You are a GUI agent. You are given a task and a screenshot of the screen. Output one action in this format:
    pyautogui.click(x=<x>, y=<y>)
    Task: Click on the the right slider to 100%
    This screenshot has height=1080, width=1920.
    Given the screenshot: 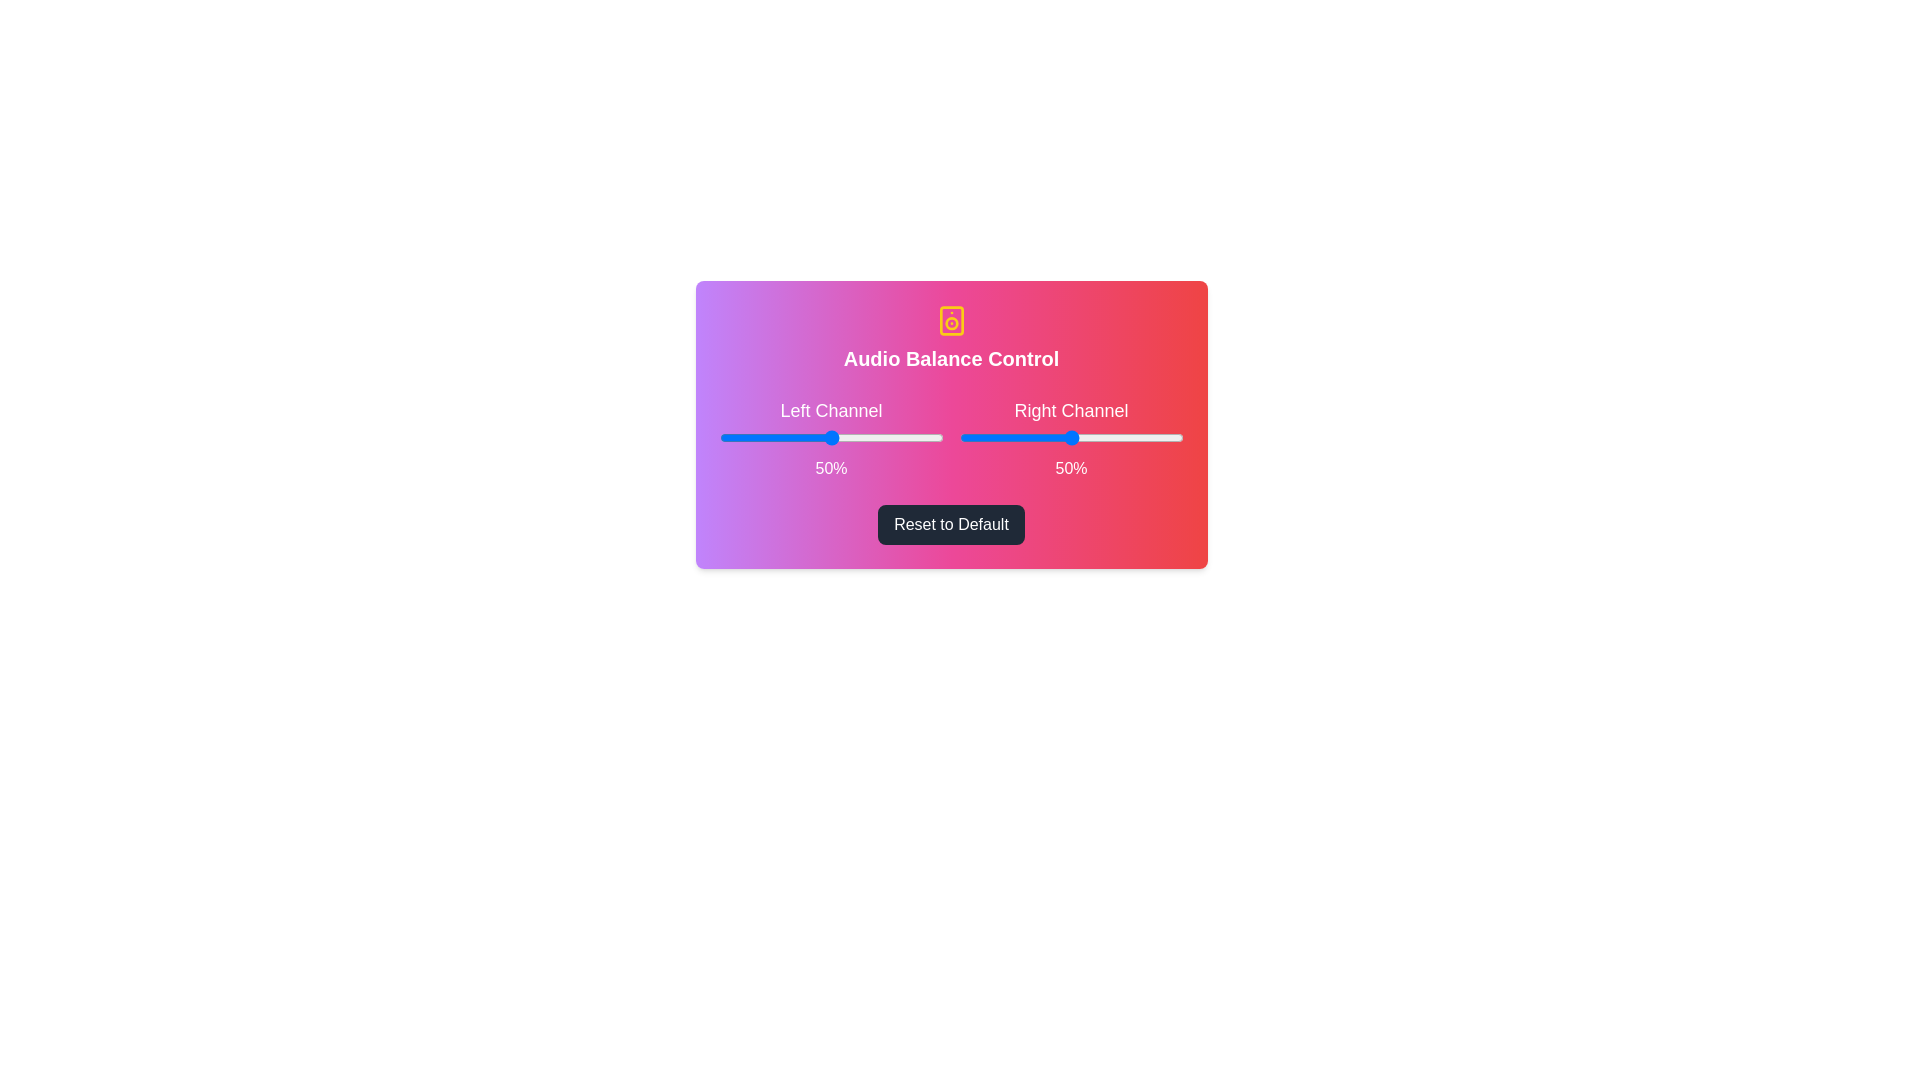 What is the action you would take?
    pyautogui.click(x=1183, y=437)
    